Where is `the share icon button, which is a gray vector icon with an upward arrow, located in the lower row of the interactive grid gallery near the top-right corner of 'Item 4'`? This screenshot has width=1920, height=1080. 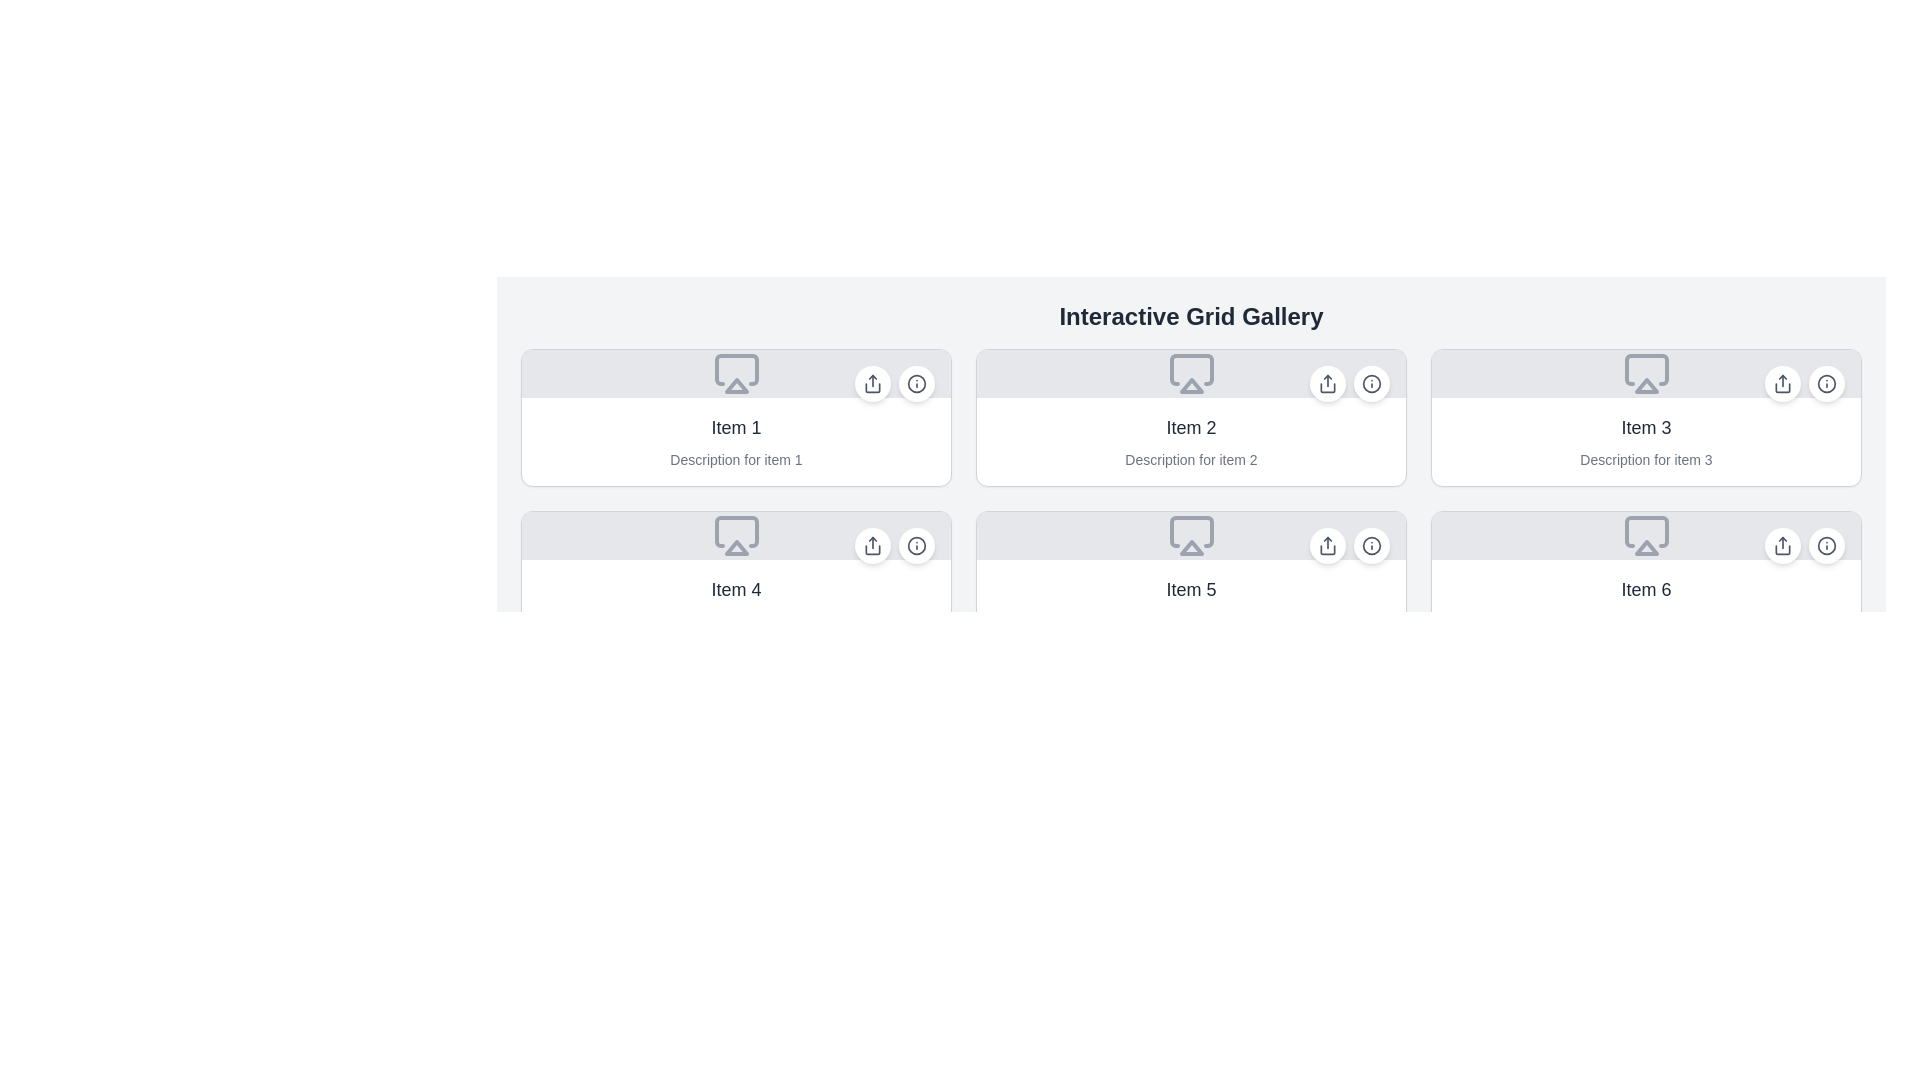
the share icon button, which is a gray vector icon with an upward arrow, located in the lower row of the interactive grid gallery near the top-right corner of 'Item 4' is located at coordinates (873, 546).